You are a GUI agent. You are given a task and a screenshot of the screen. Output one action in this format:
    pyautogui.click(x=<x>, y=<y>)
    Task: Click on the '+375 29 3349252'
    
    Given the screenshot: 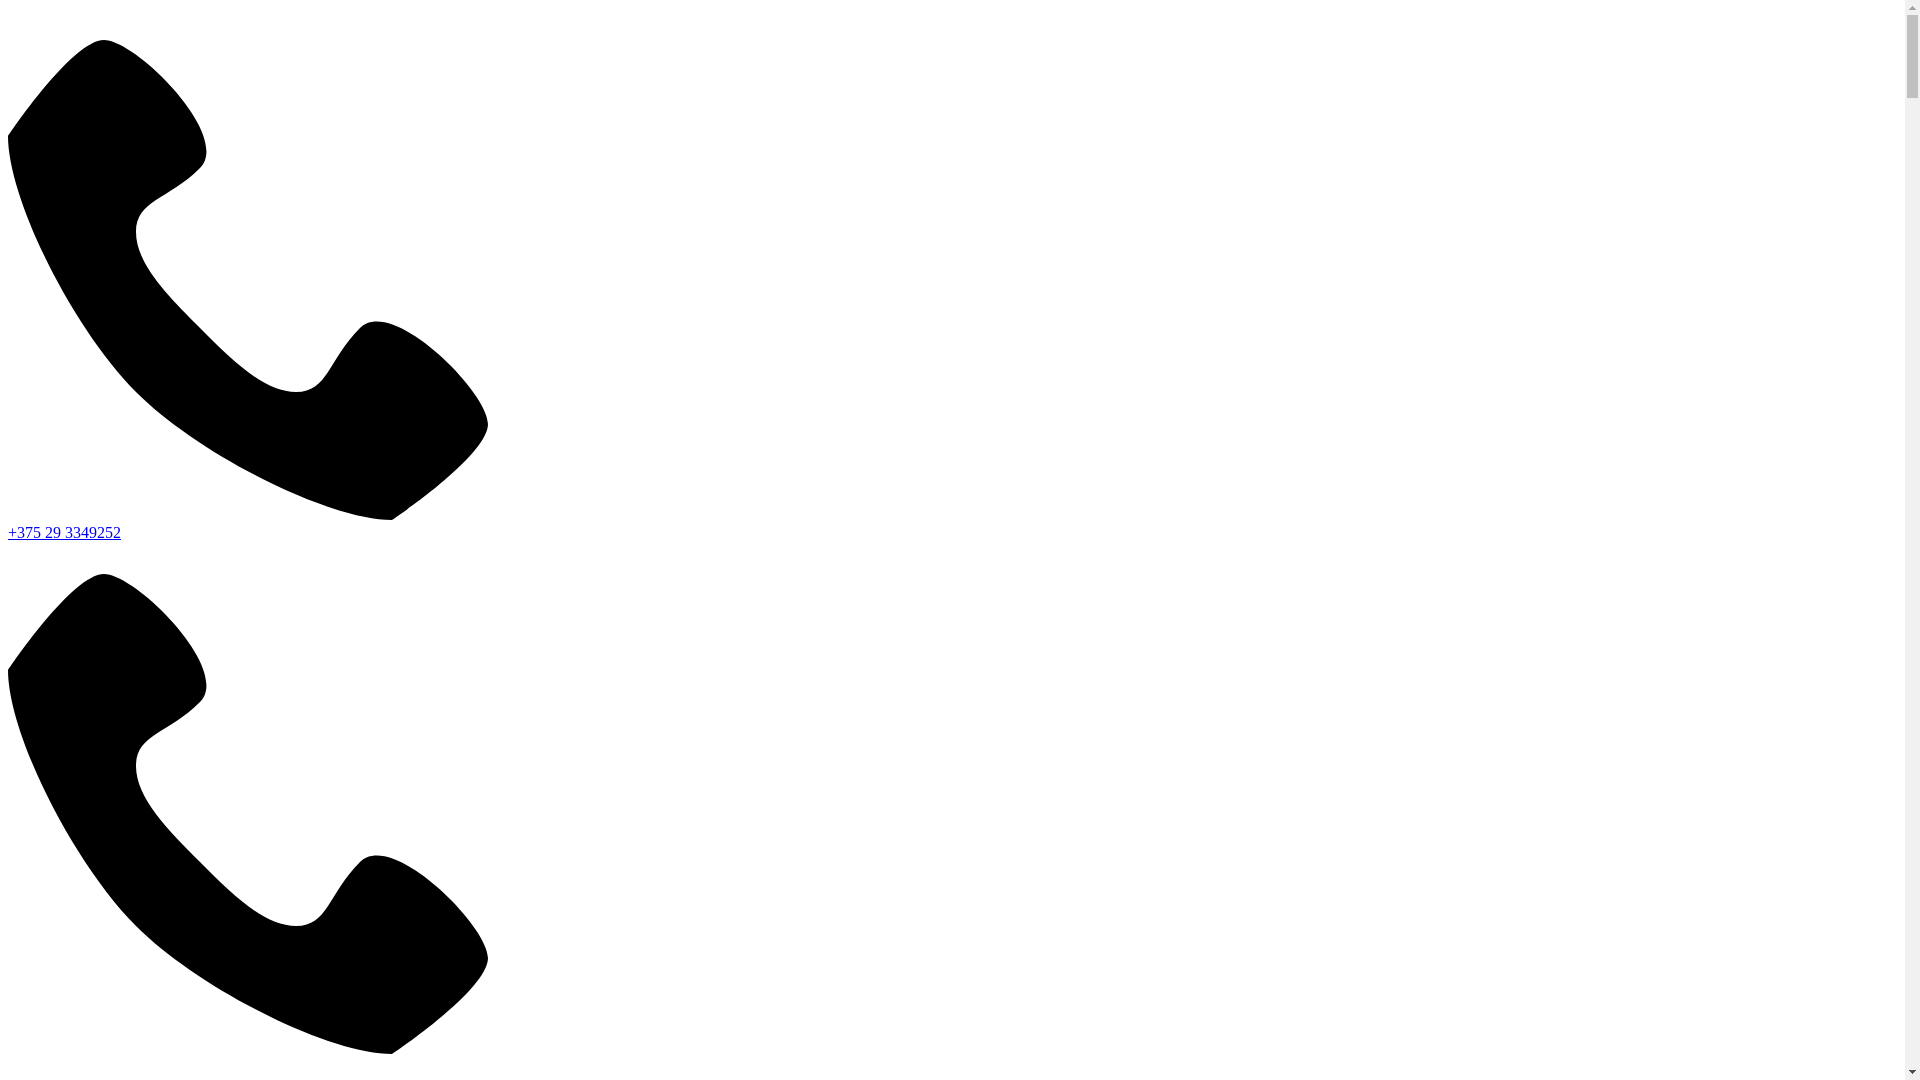 What is the action you would take?
    pyautogui.click(x=64, y=531)
    